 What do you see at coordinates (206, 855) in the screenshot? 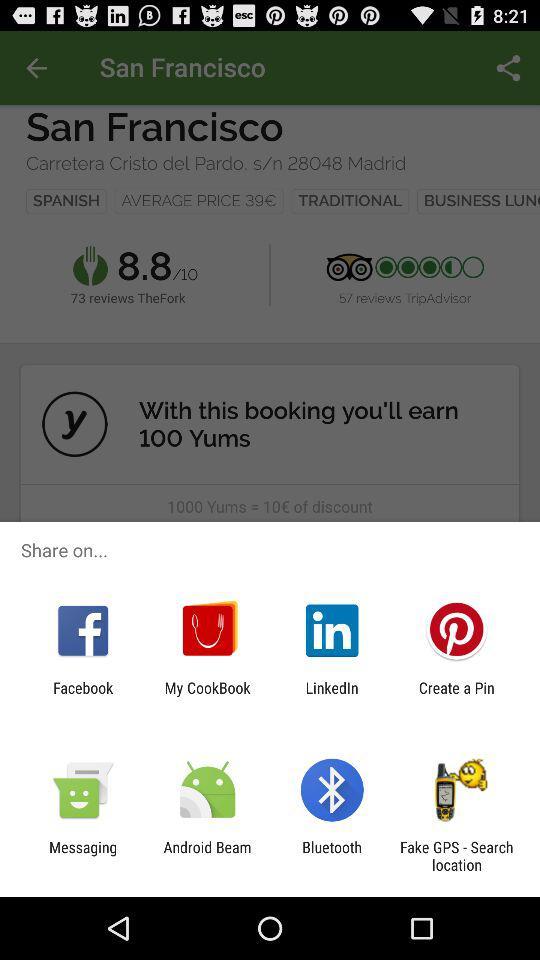
I see `the app to the right of the messaging app` at bounding box center [206, 855].